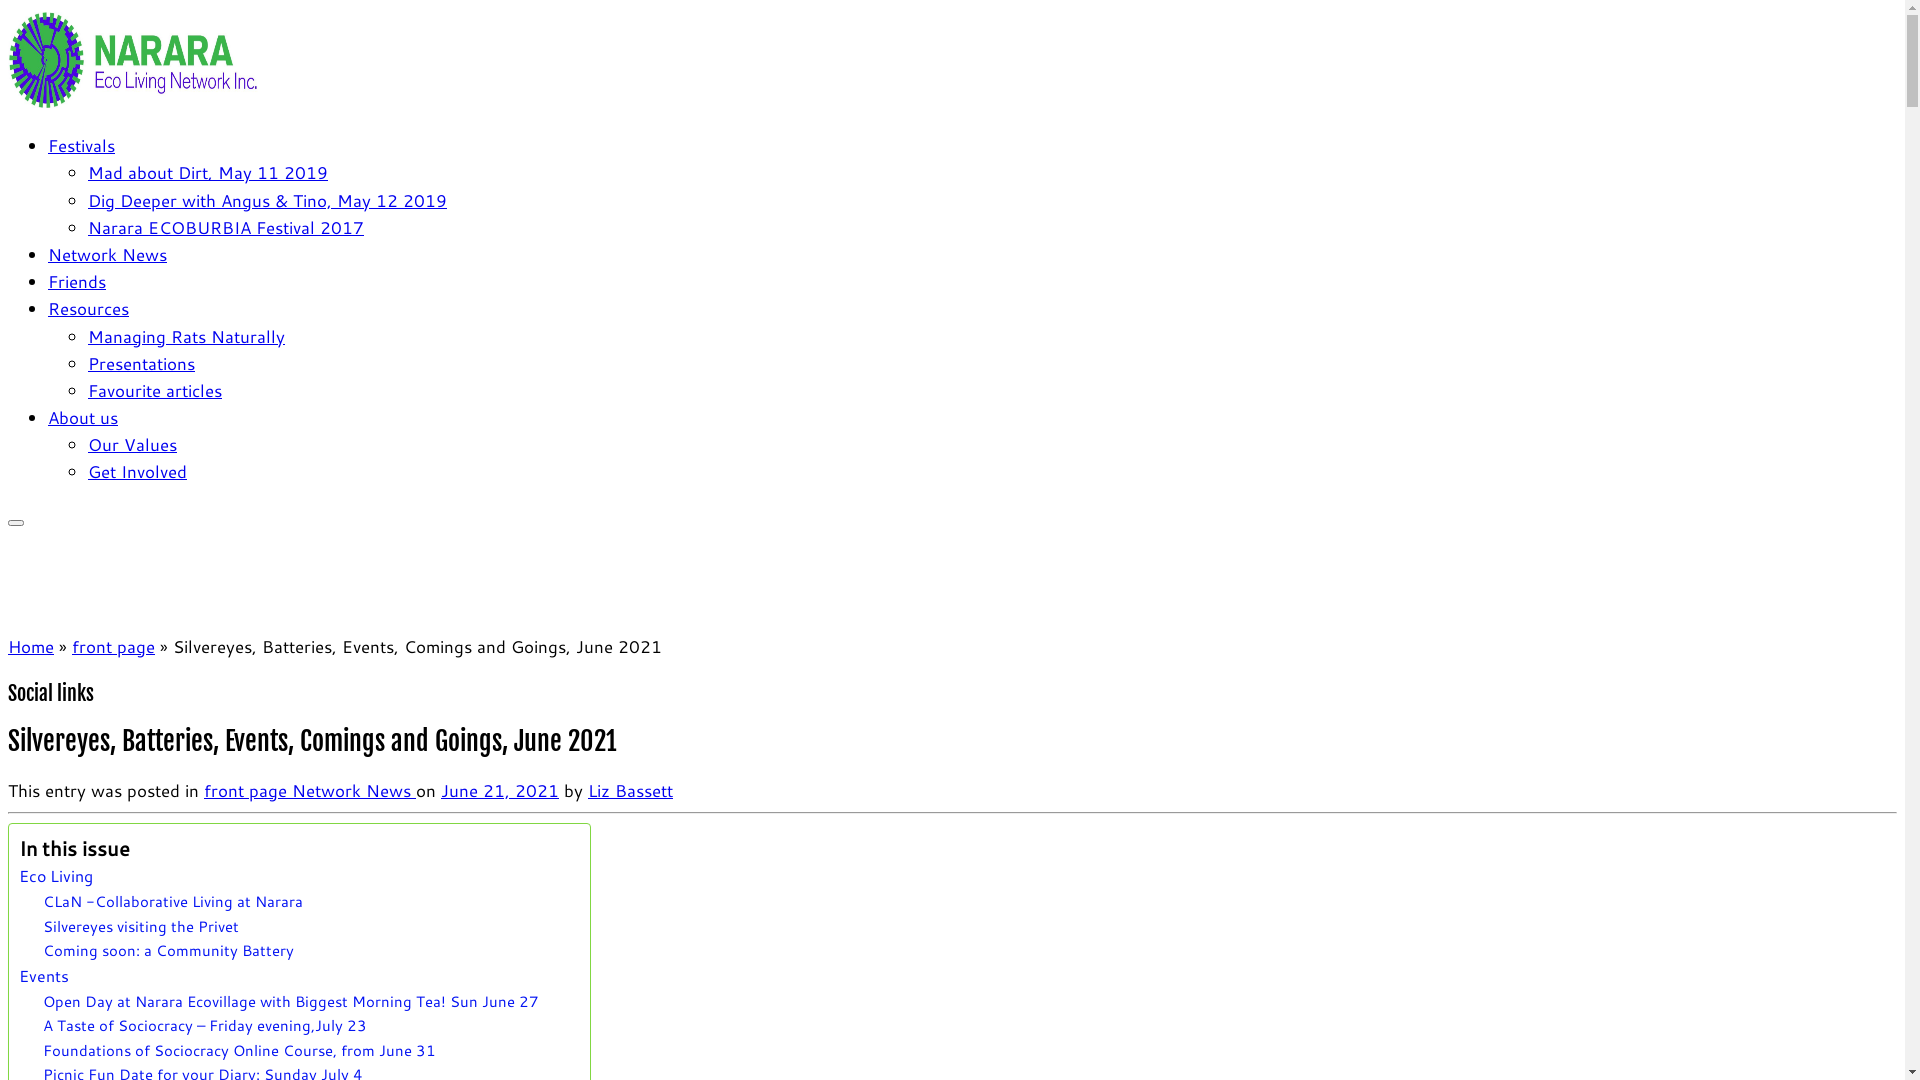 The image size is (1920, 1080). Describe the element at coordinates (15, 522) in the screenshot. I see `'Open the menu'` at that location.